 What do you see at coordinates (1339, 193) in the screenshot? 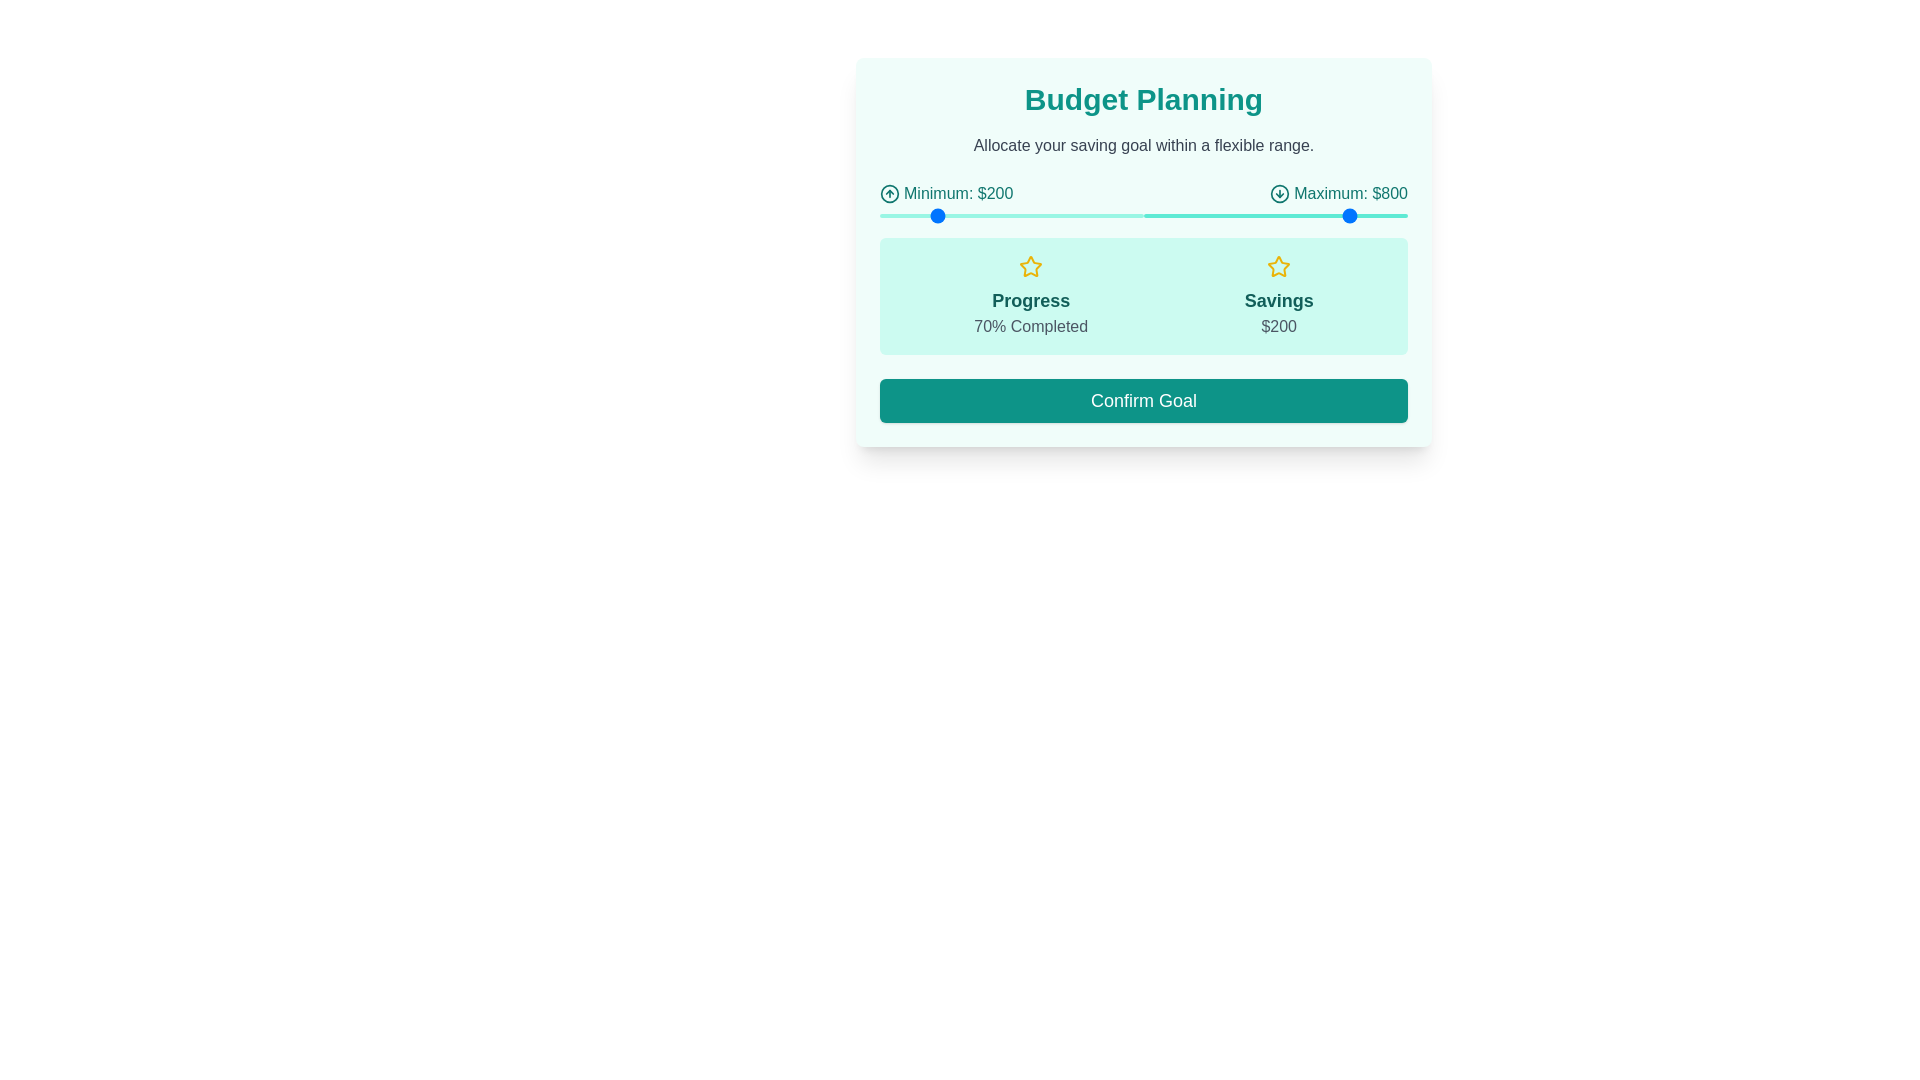
I see `the label indicating the maximum boundary of a range, positioned to the right of the 'Minimum: $200' label in the top-right corner of the card interface` at bounding box center [1339, 193].